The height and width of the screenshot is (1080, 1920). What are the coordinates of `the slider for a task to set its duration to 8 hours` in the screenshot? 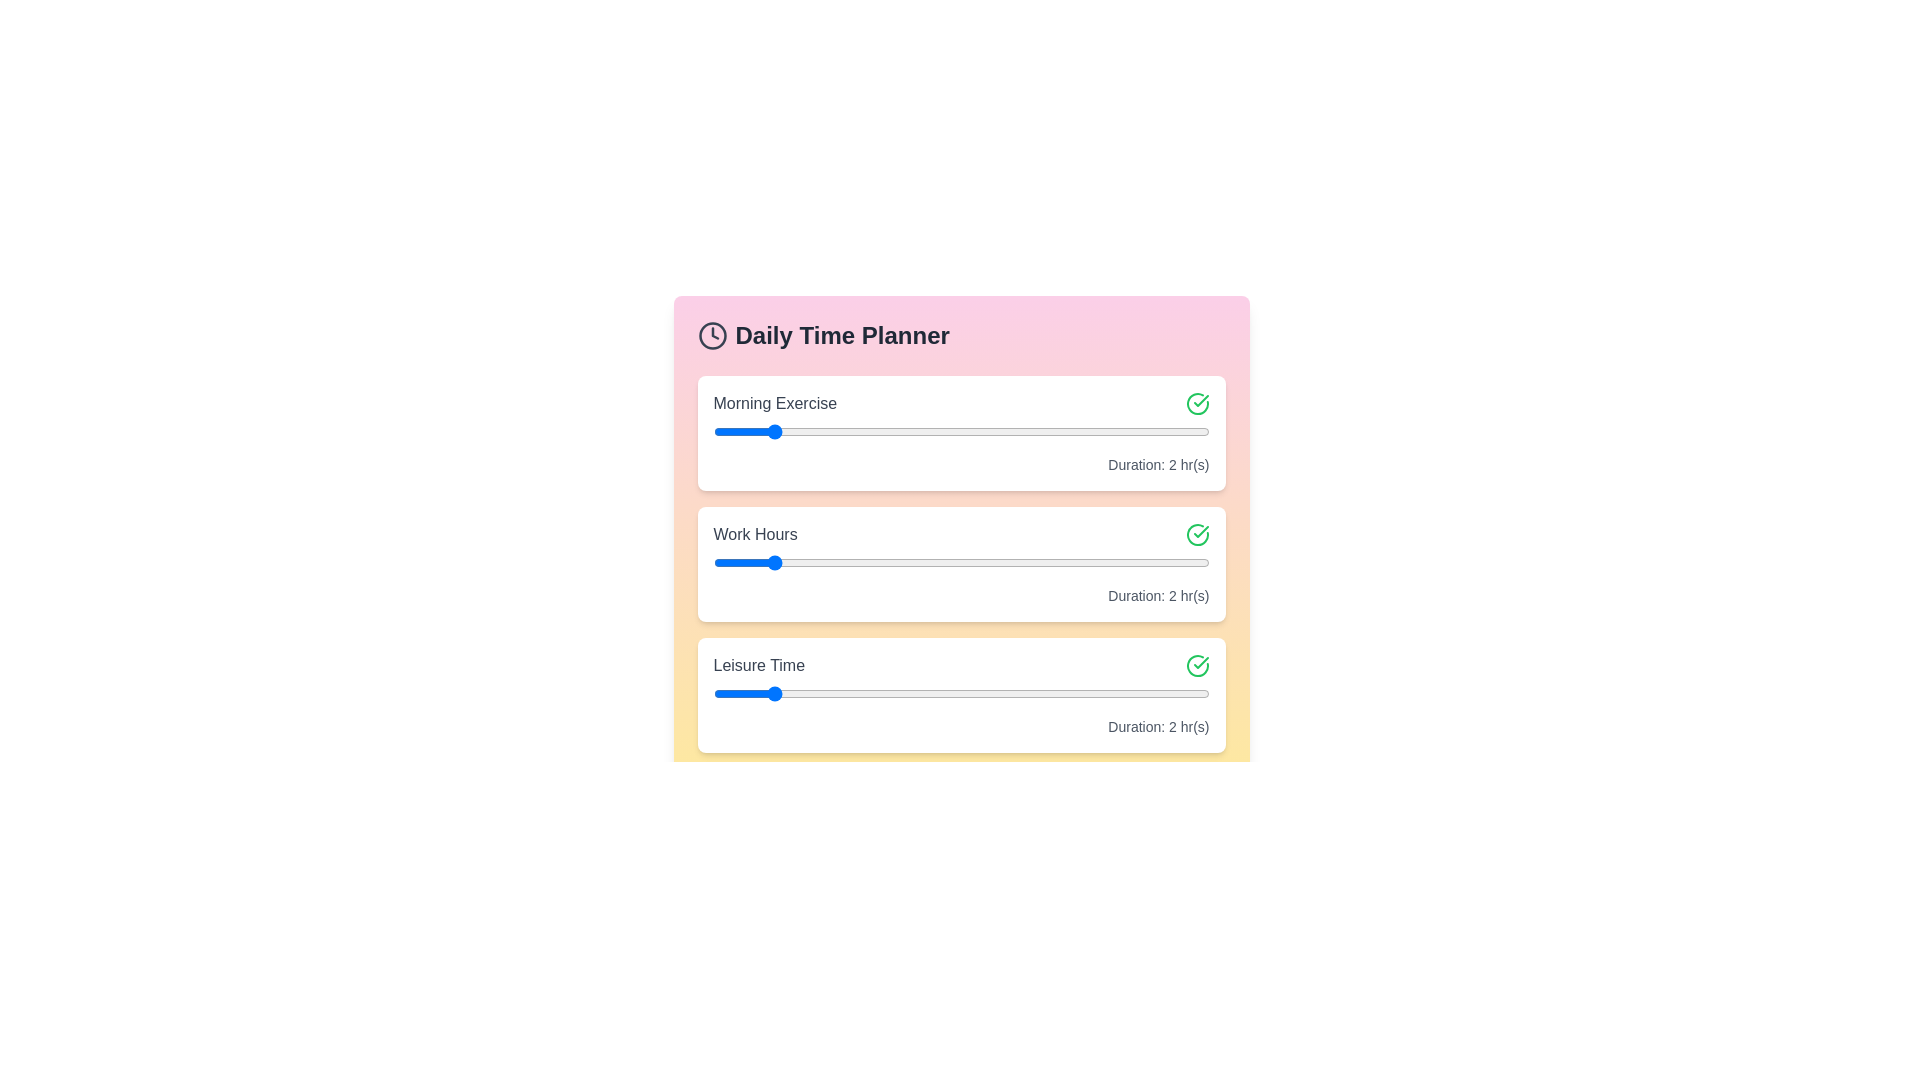 It's located at (1098, 431).